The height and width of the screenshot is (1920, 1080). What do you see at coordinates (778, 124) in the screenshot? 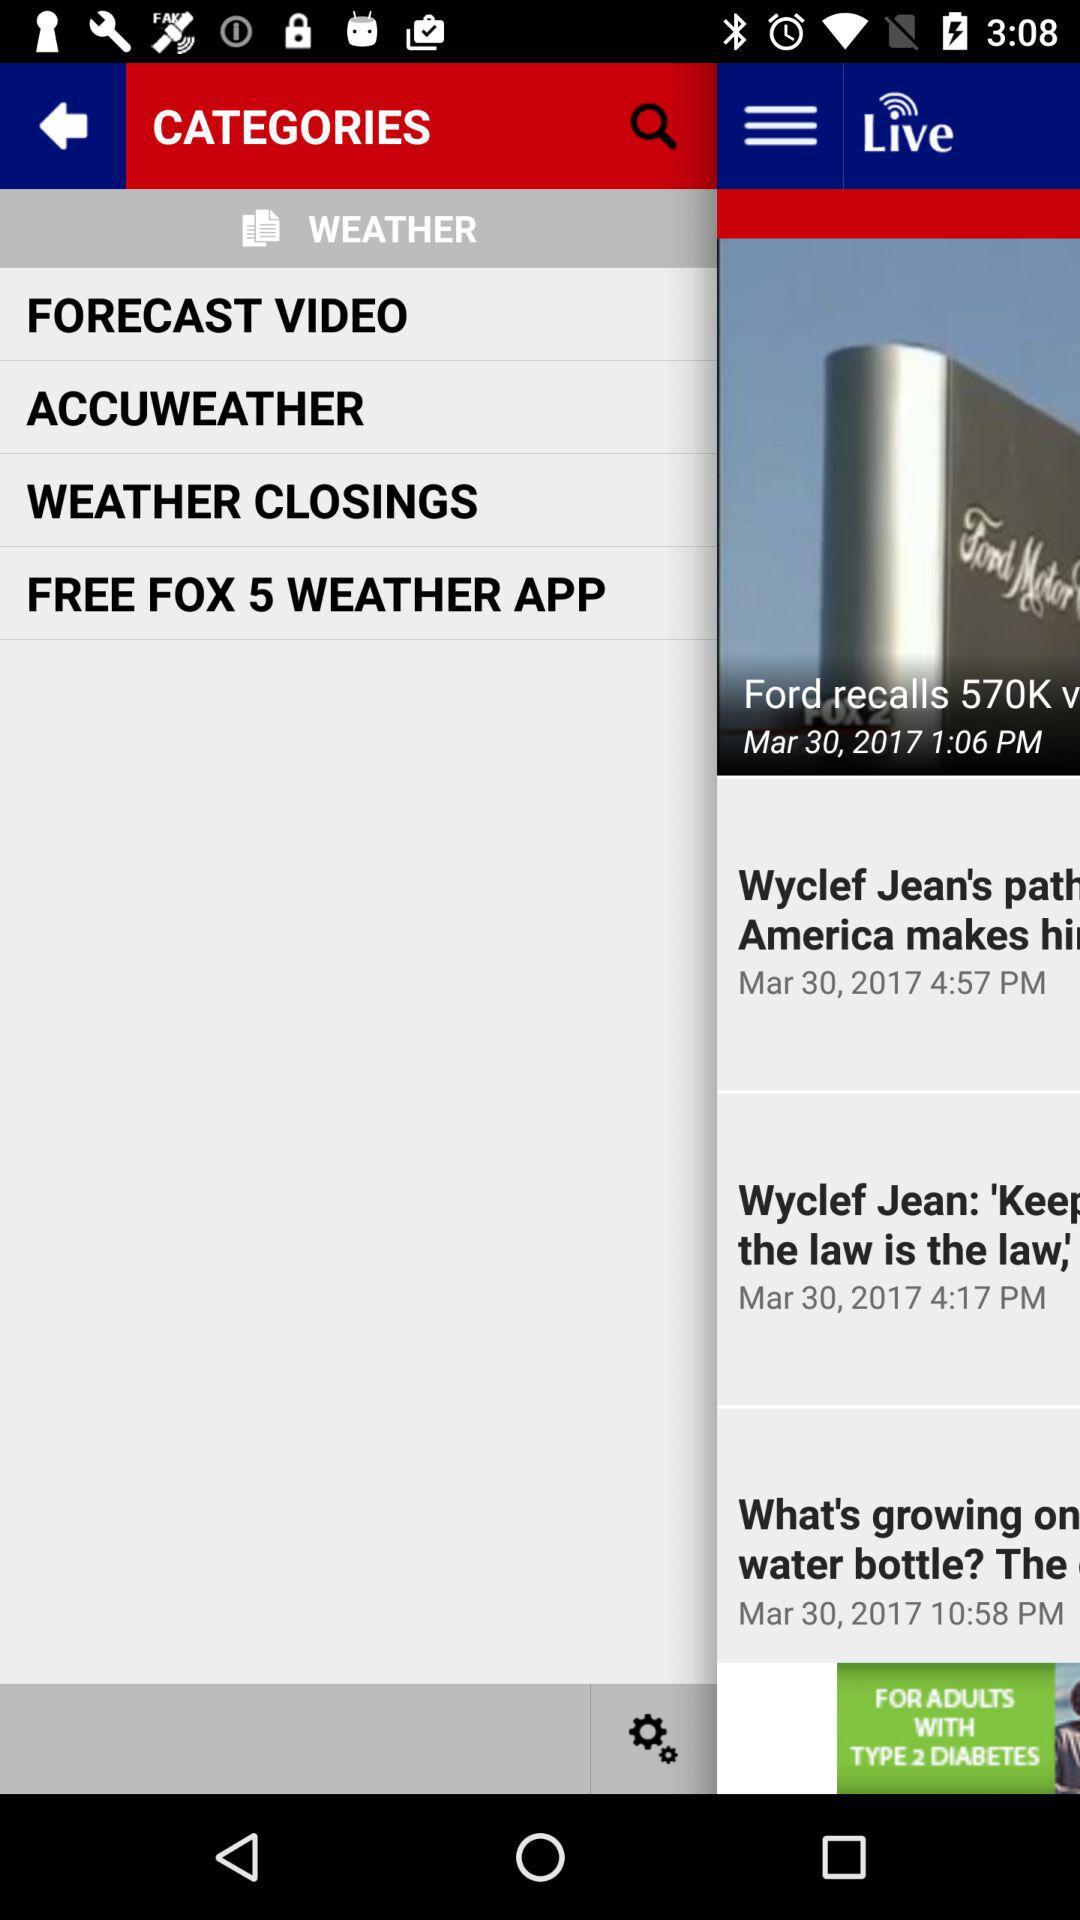
I see `menu` at bounding box center [778, 124].